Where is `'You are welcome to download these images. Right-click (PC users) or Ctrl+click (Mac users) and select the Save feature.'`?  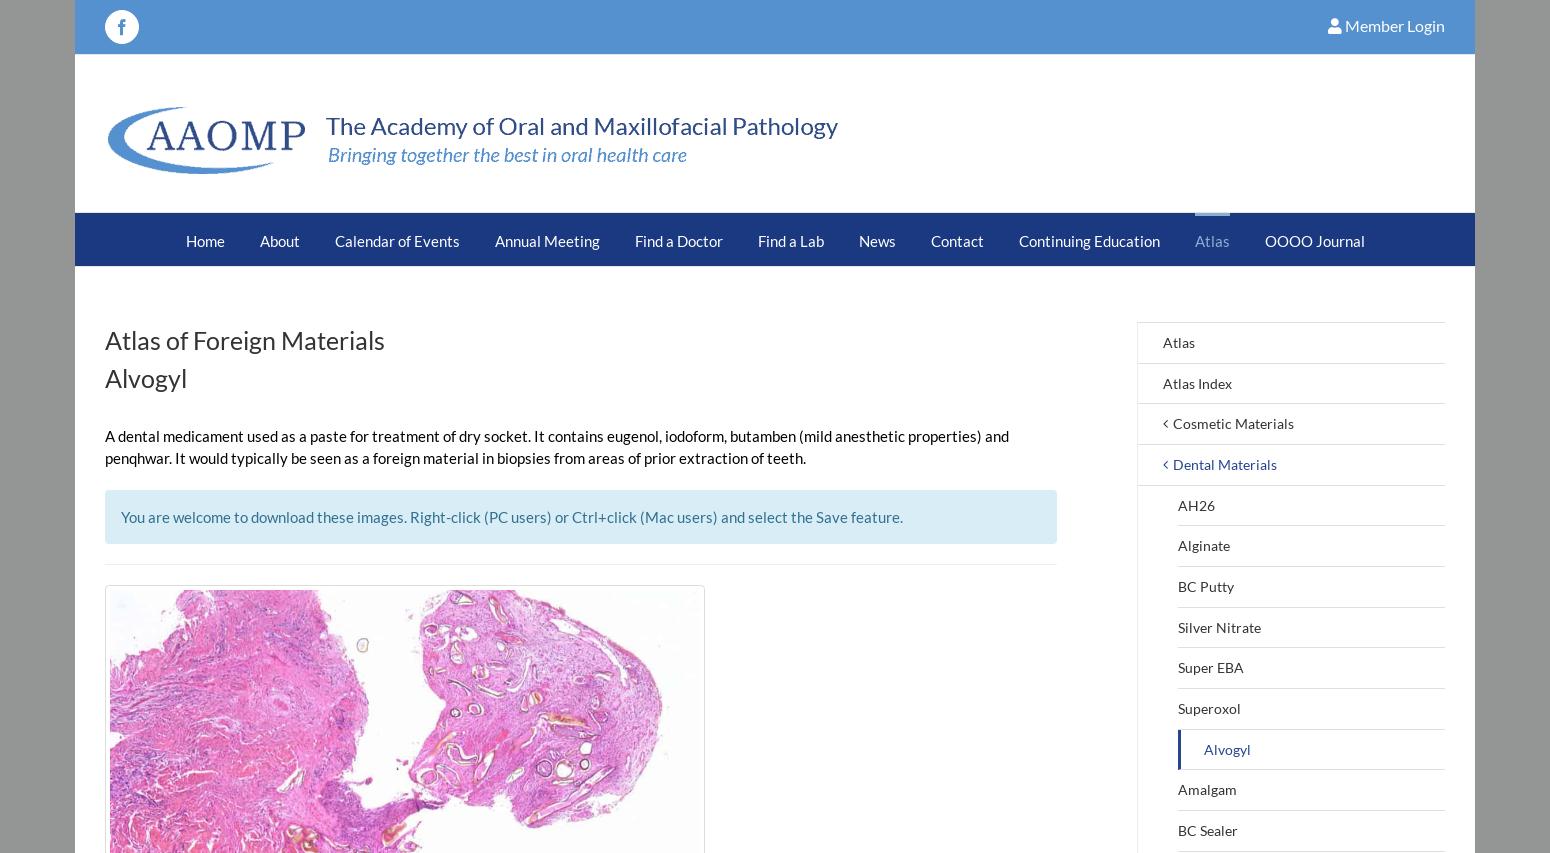
'You are welcome to download these images. Right-click (PC users) or Ctrl+click (Mac users) and select the Save feature.' is located at coordinates (510, 515).